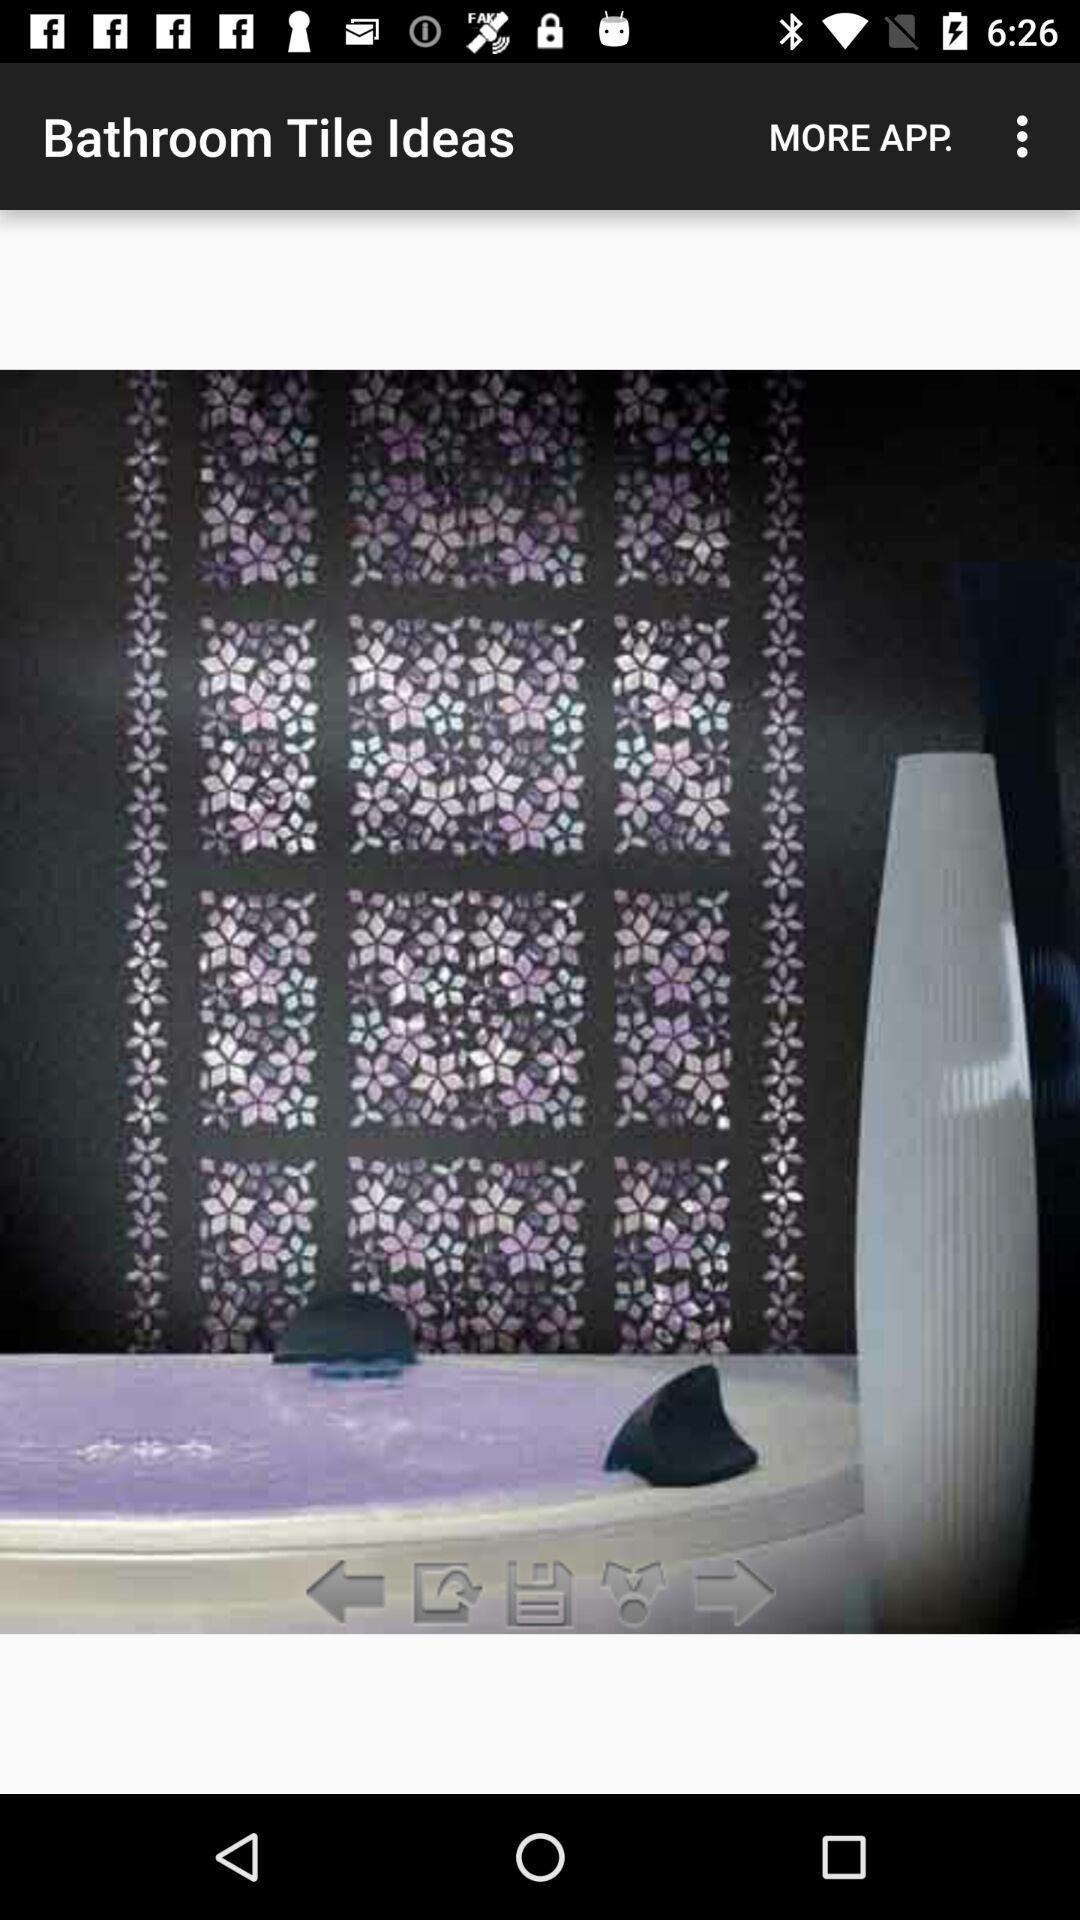 The image size is (1080, 1920). What do you see at coordinates (1027, 135) in the screenshot?
I see `item next to more app. icon` at bounding box center [1027, 135].